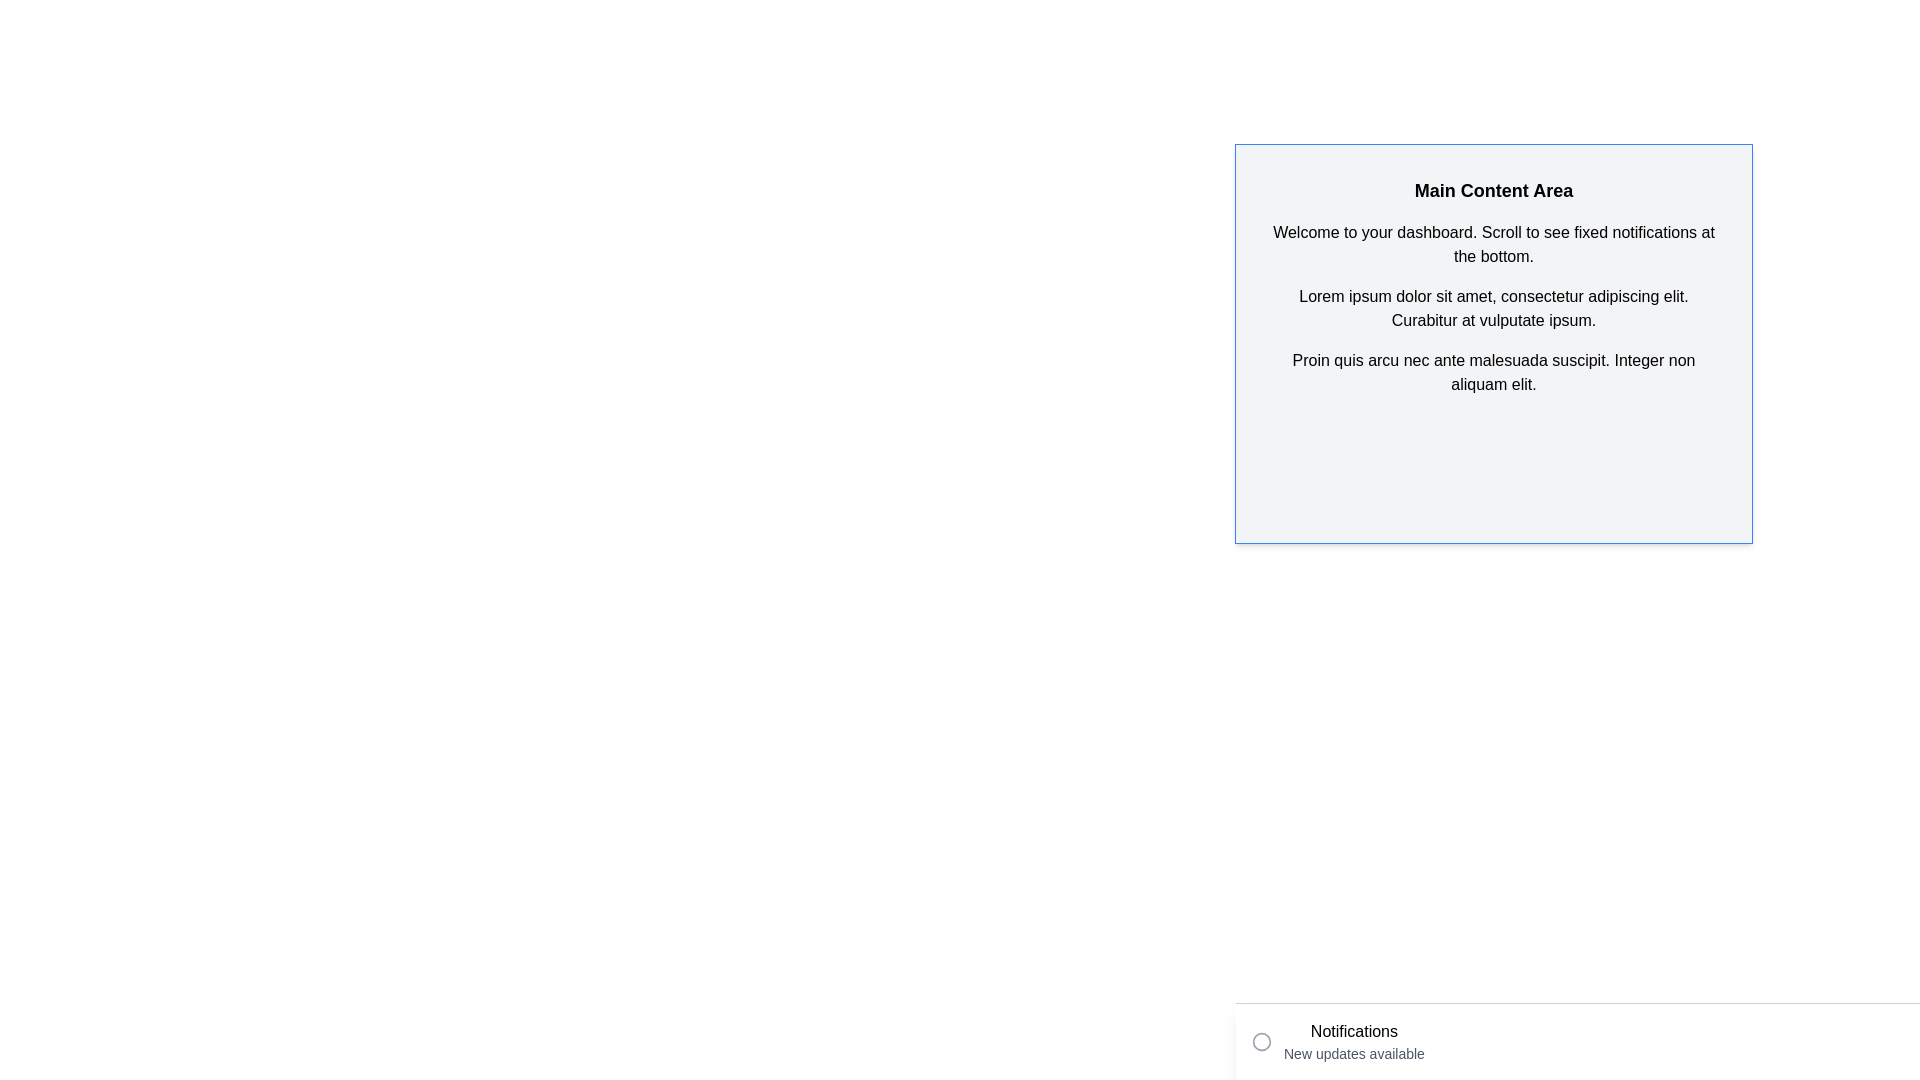 The height and width of the screenshot is (1080, 1920). I want to click on the static text element displaying 'Notifications' located in the lower-right corner of the page, so click(1354, 1032).